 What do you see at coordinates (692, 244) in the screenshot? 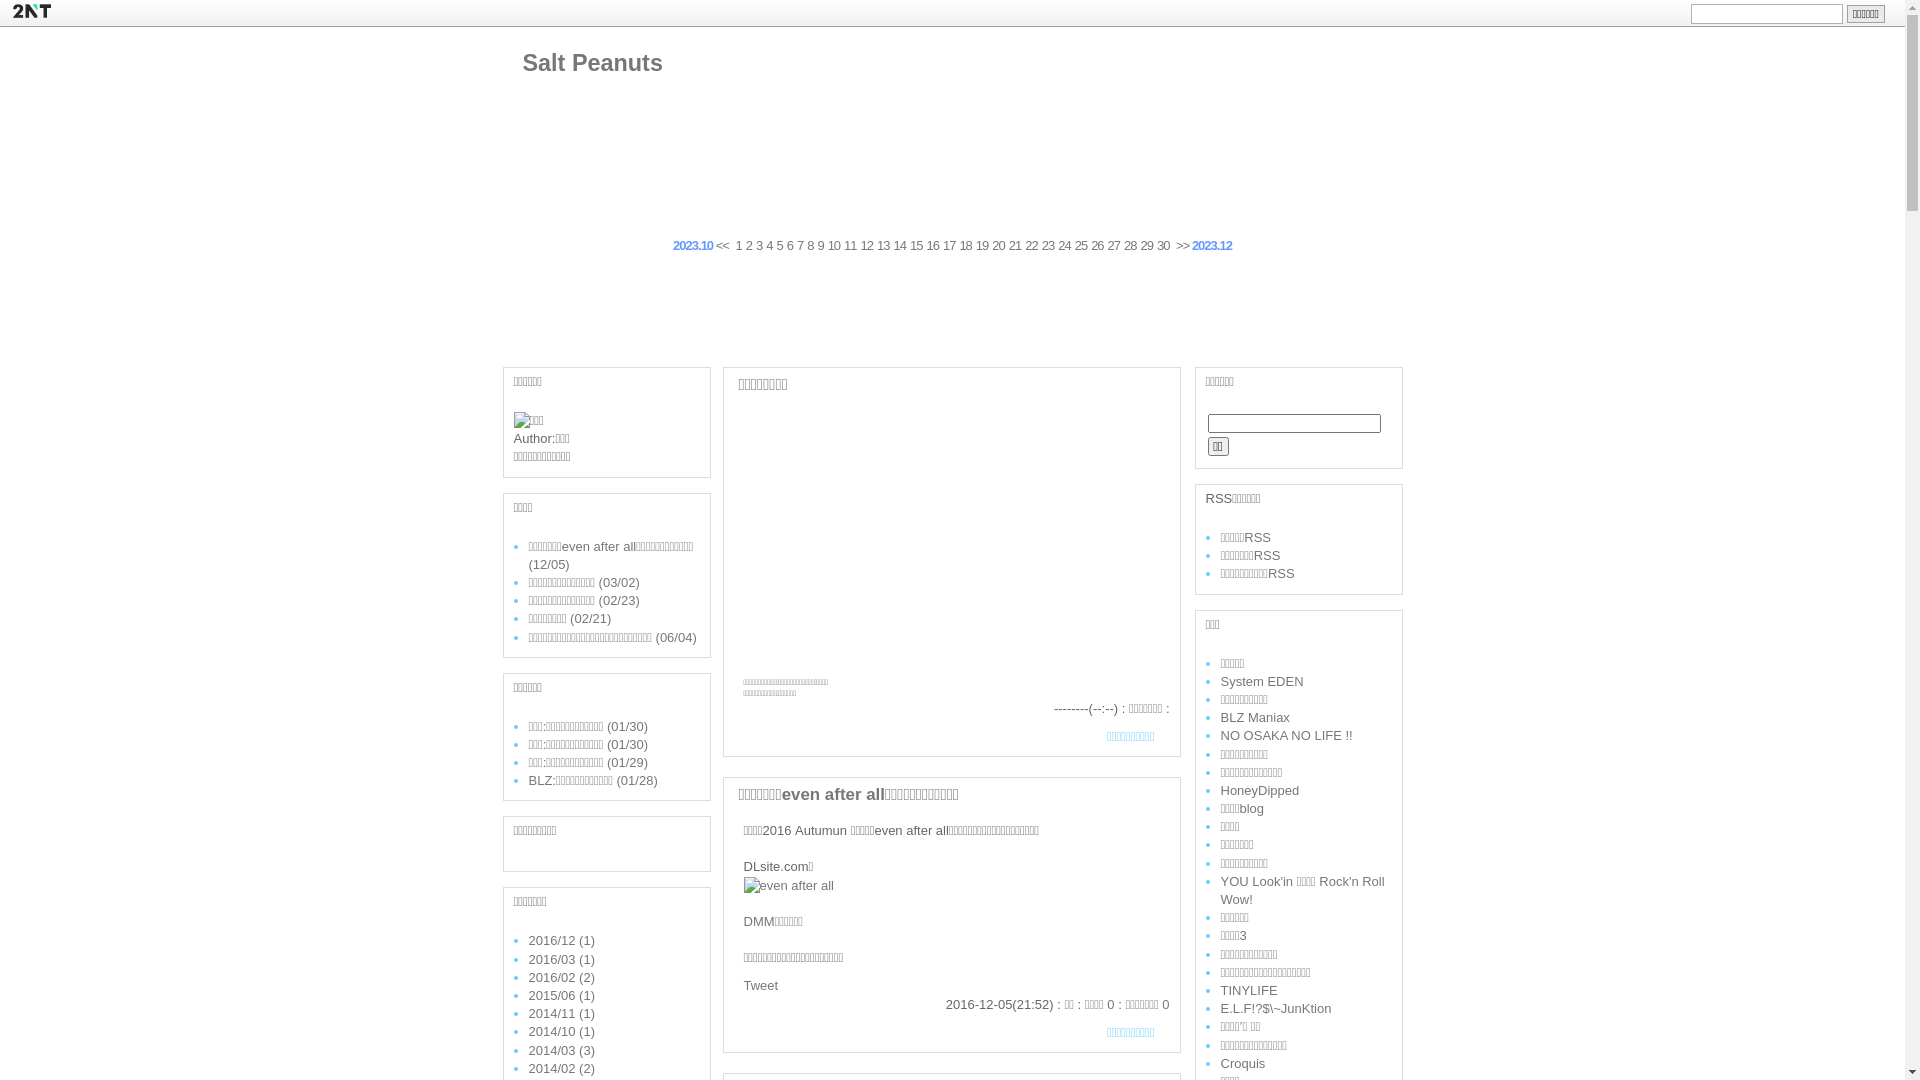
I see `'2023.10'` at bounding box center [692, 244].